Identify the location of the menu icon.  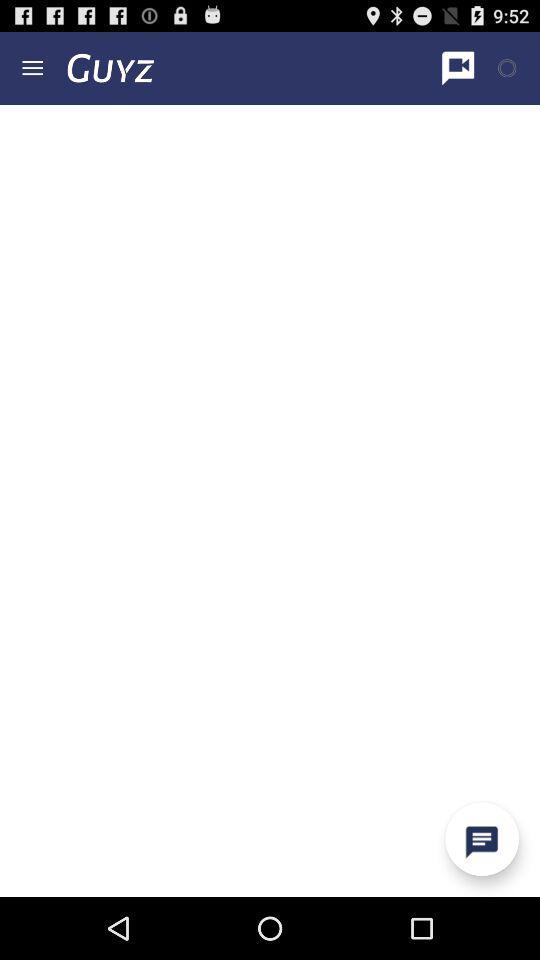
(31, 72).